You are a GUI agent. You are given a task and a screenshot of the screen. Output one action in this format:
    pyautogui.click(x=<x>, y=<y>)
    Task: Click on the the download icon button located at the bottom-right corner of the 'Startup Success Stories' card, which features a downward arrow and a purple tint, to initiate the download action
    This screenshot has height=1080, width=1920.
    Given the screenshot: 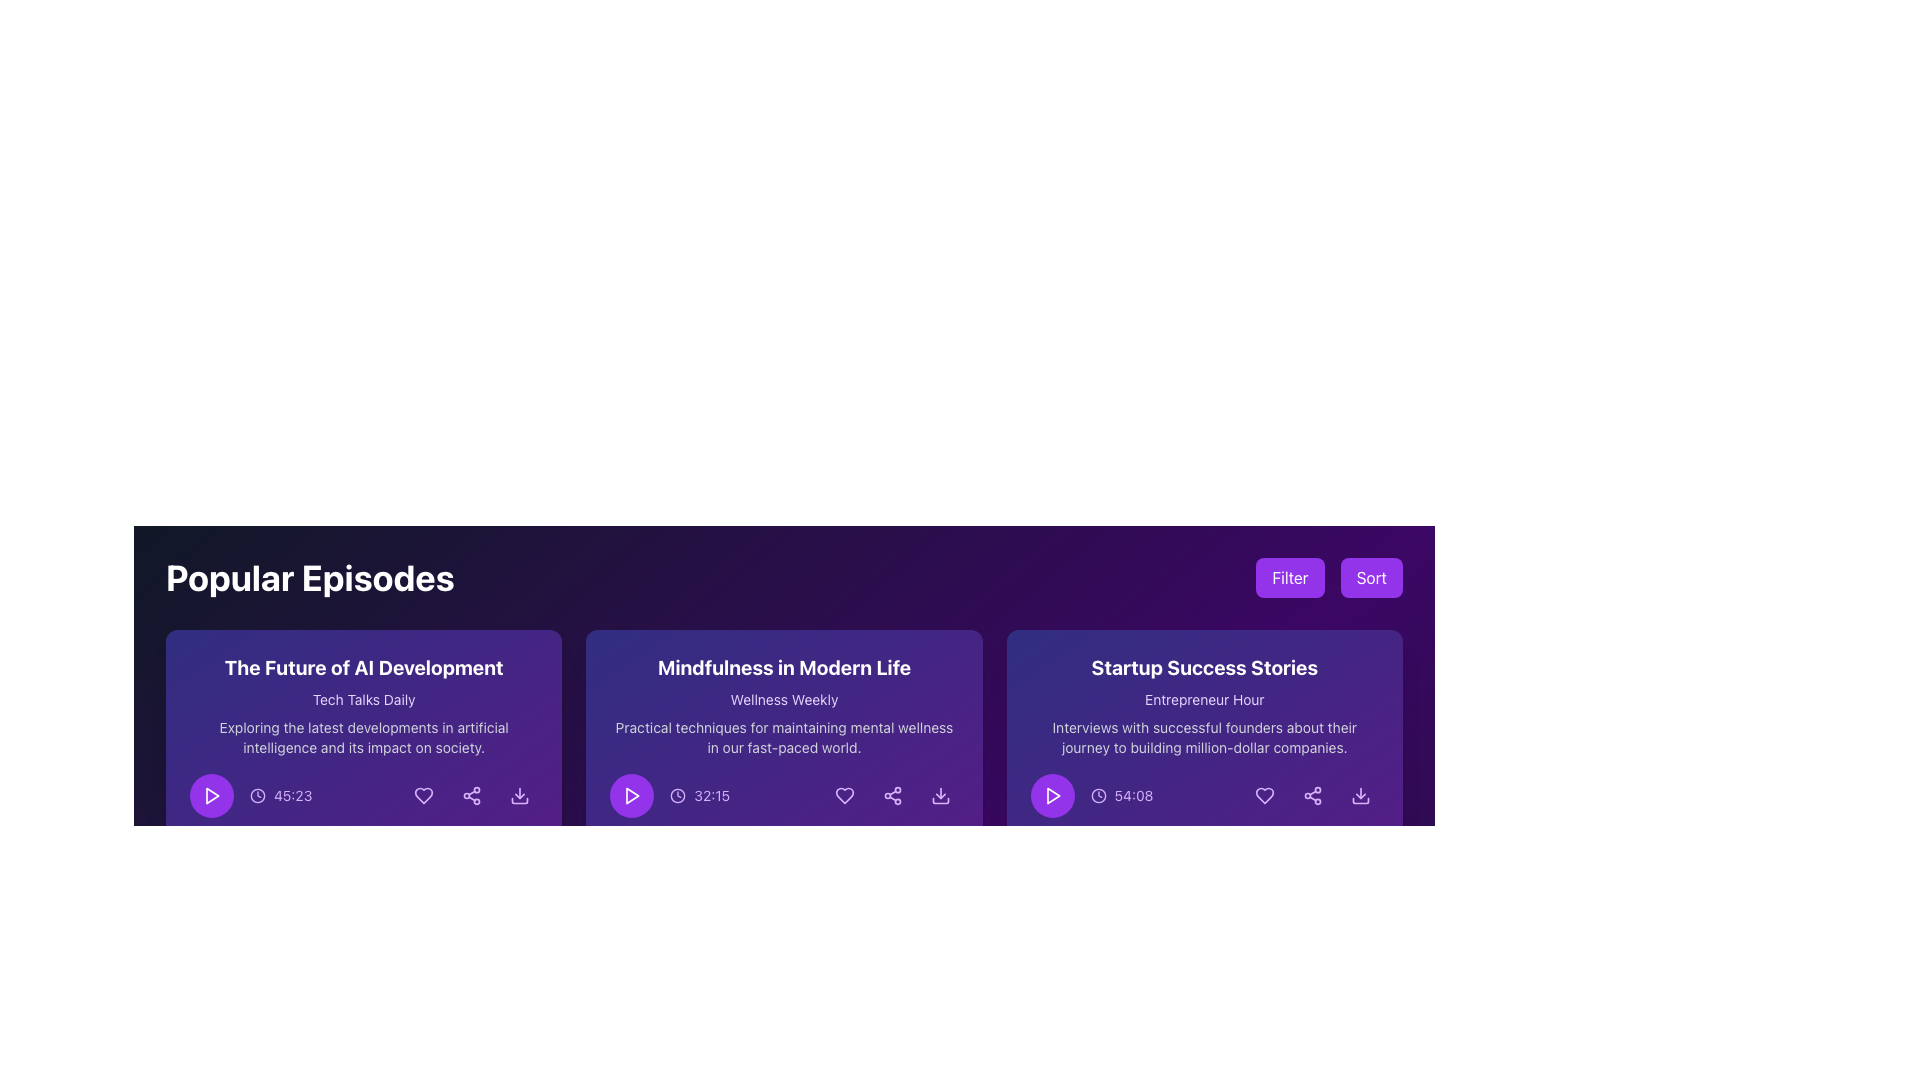 What is the action you would take?
    pyautogui.click(x=1360, y=794)
    